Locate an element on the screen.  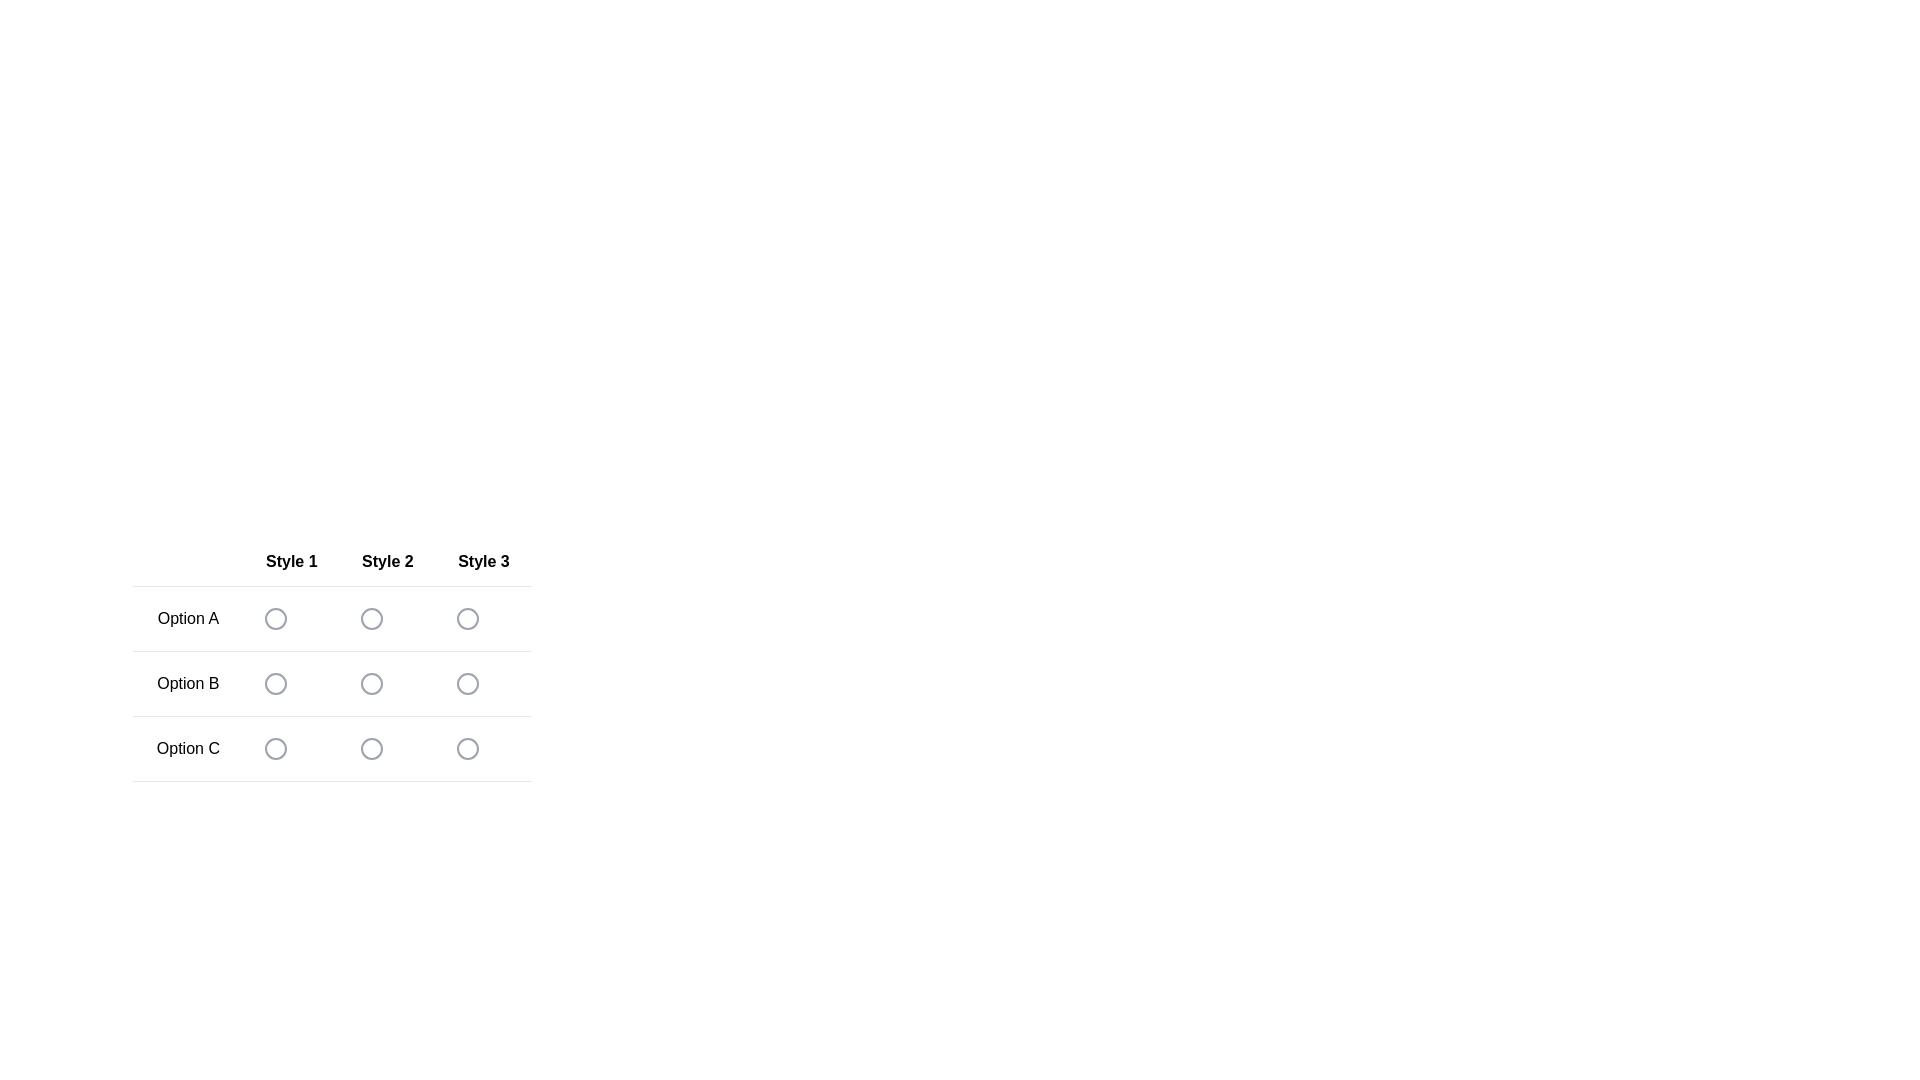
accessibility features of the 'Style 3' radio button located in the first row ('Option A') and third column of the table layout by clicking on it is located at coordinates (466, 617).